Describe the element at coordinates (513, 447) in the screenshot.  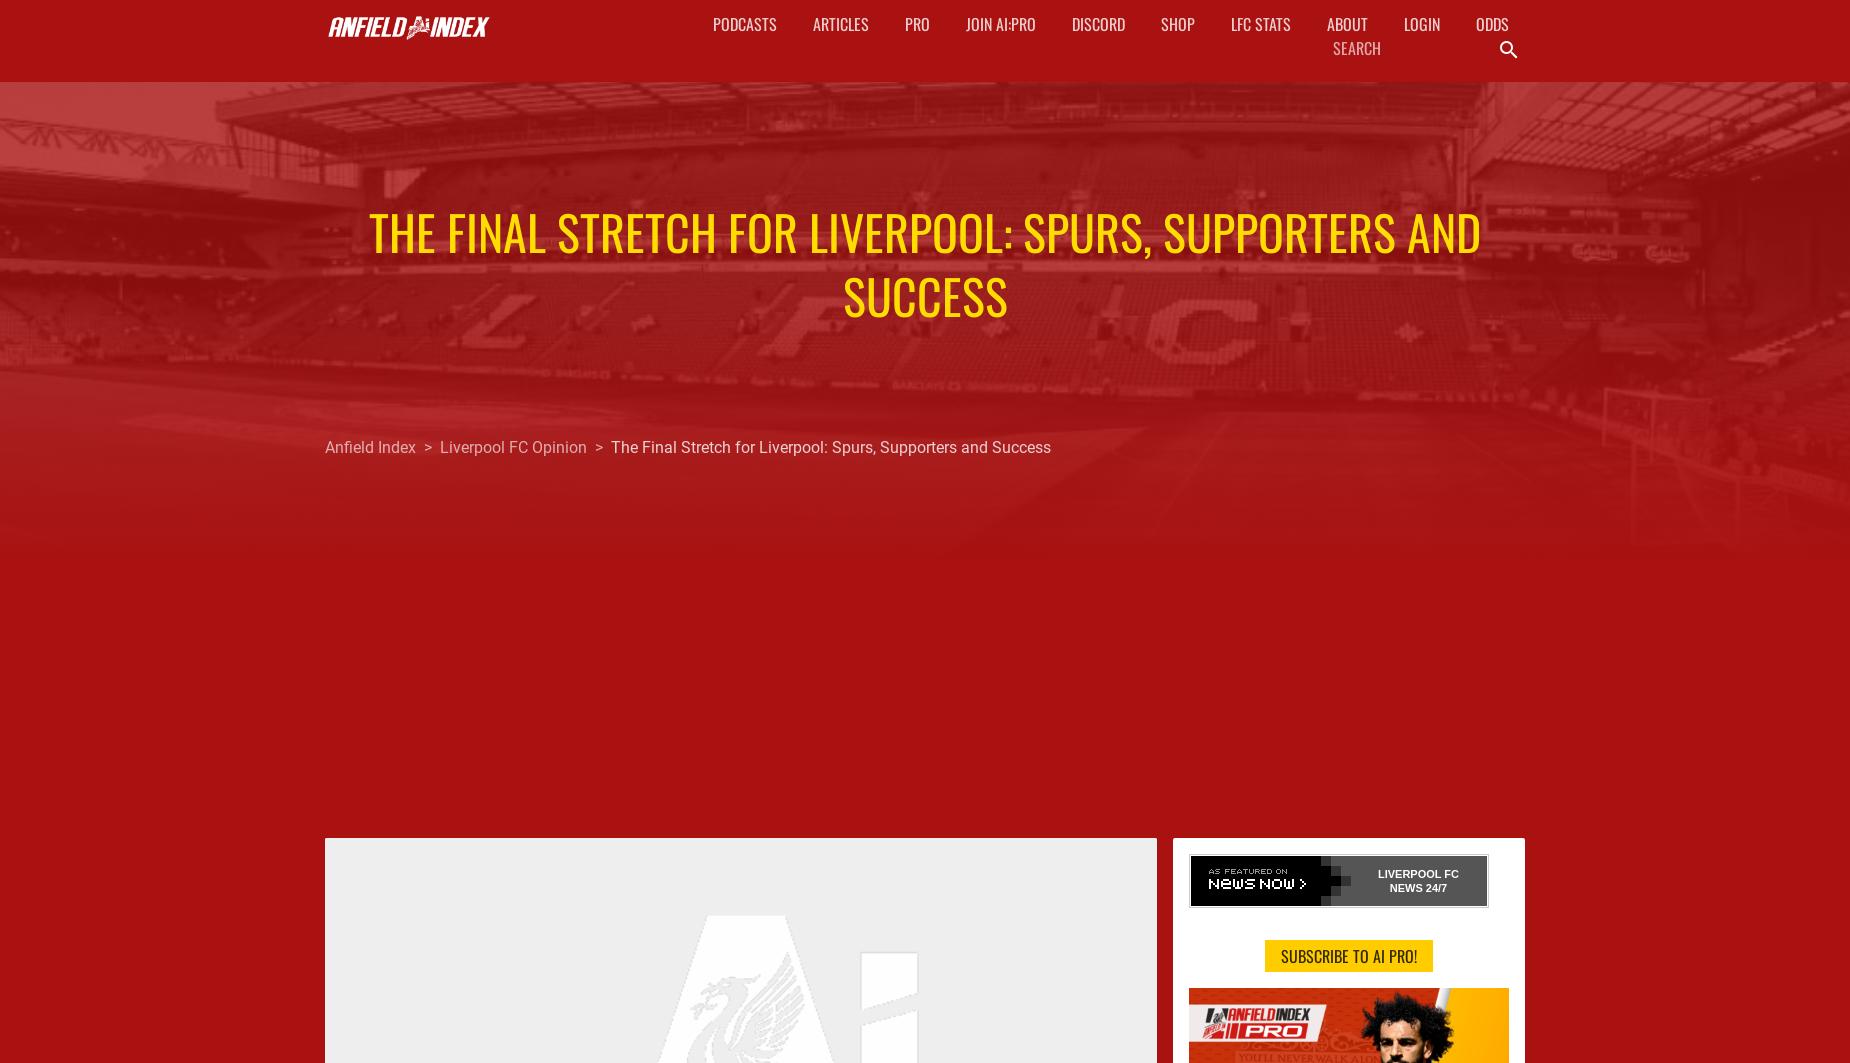
I see `'Liverpool FC Opinion'` at that location.